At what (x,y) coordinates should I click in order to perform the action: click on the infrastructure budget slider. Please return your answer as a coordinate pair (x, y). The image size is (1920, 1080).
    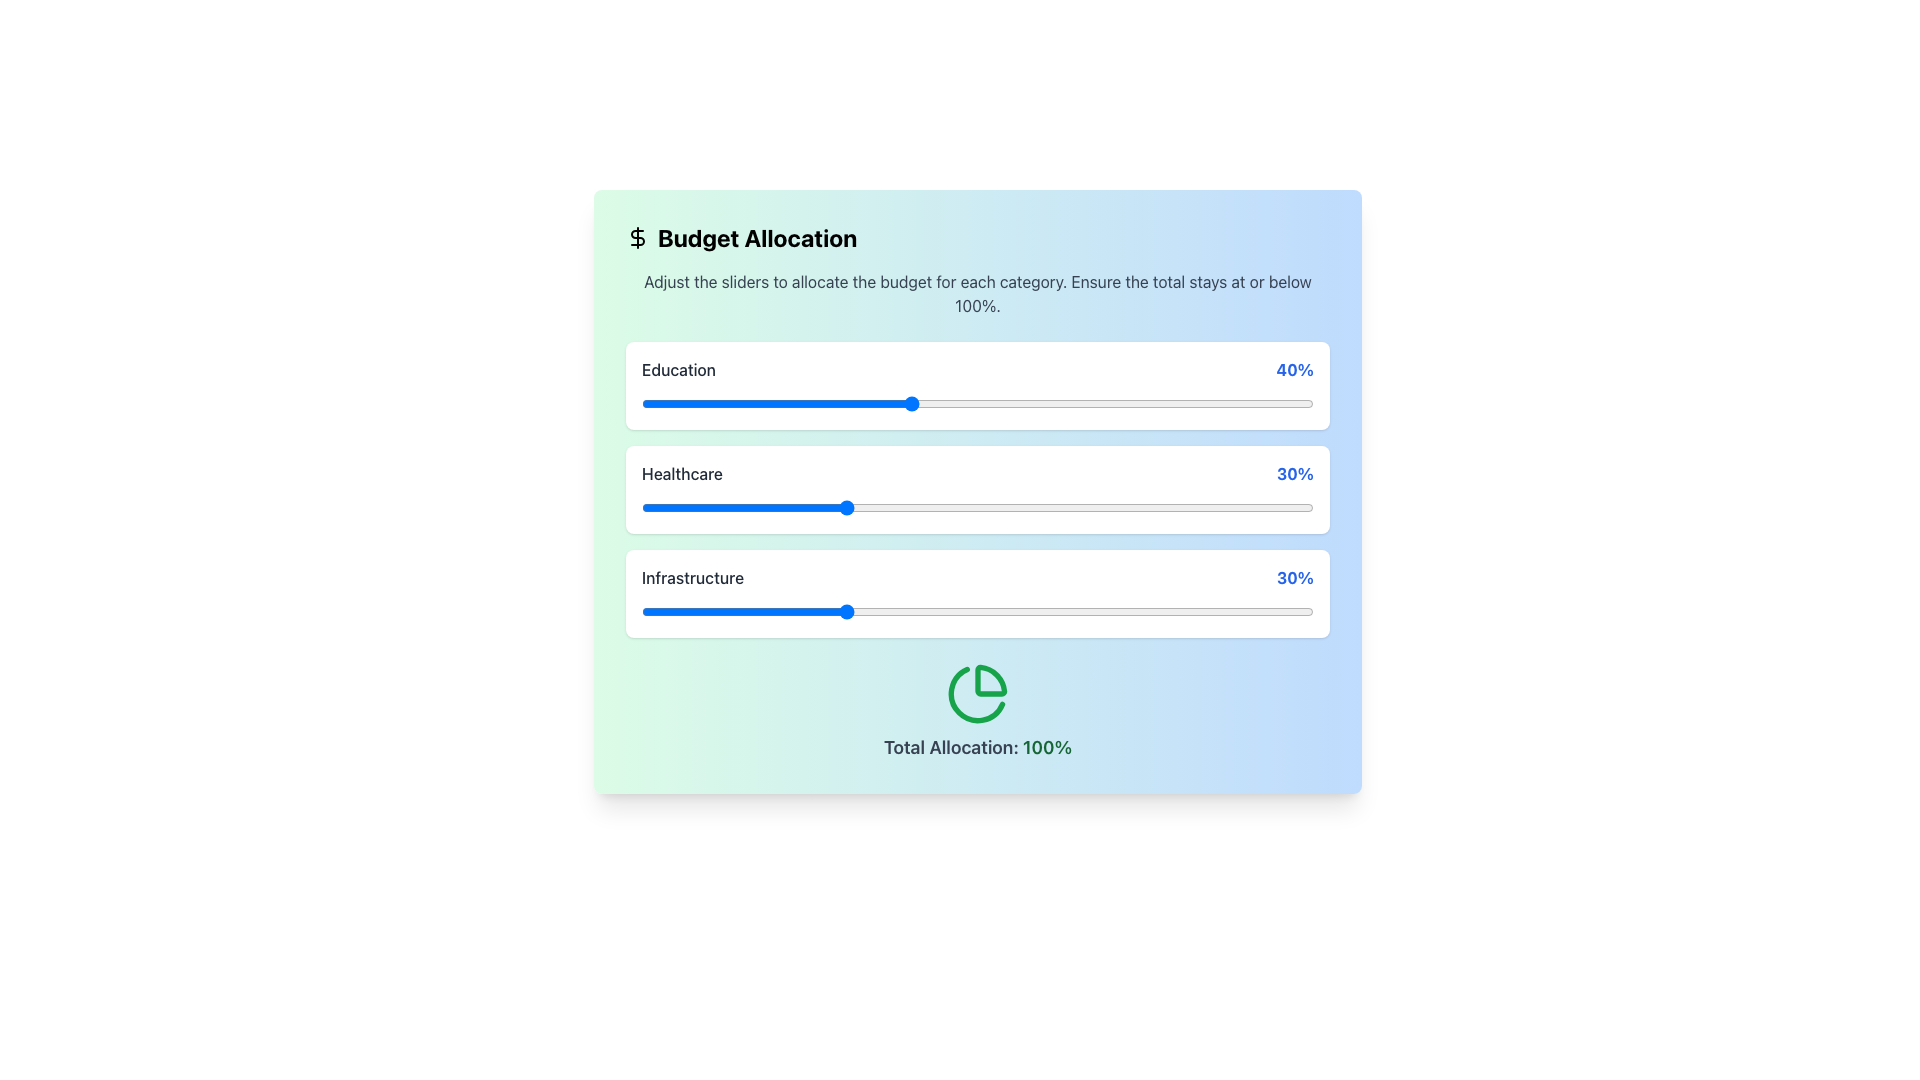
    Looking at the image, I should click on (1038, 611).